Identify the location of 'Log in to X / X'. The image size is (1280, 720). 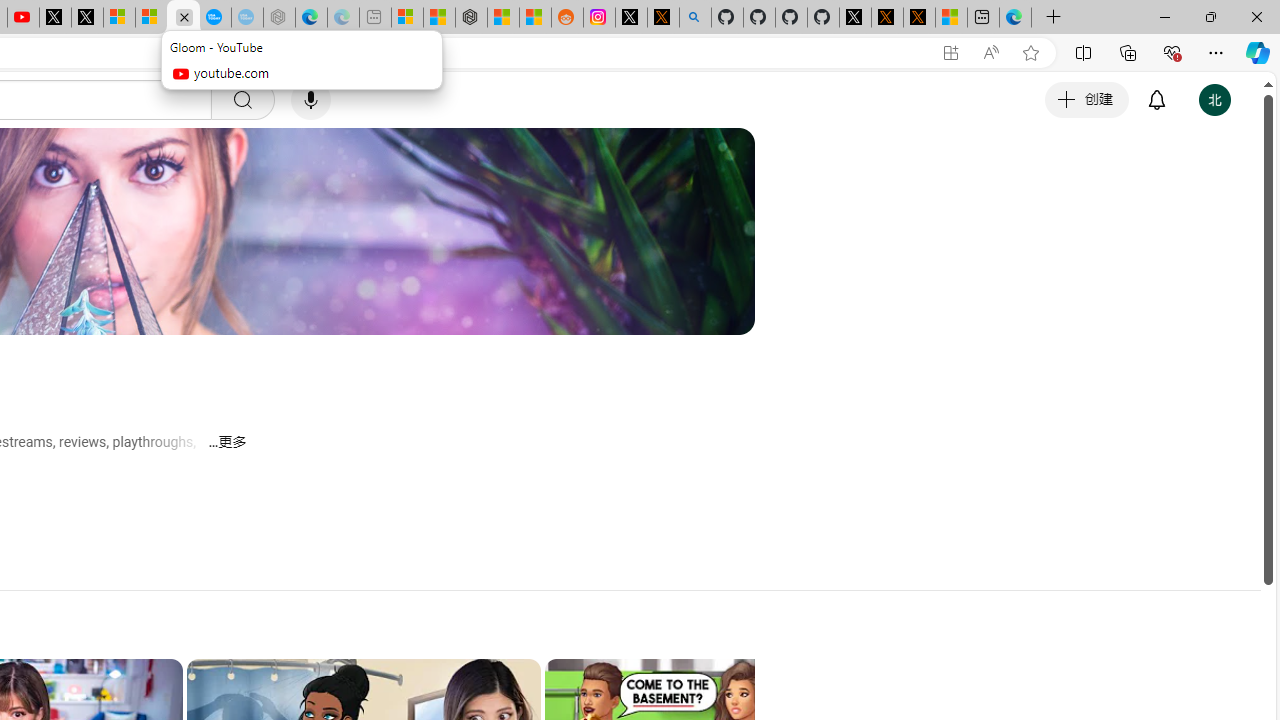
(630, 17).